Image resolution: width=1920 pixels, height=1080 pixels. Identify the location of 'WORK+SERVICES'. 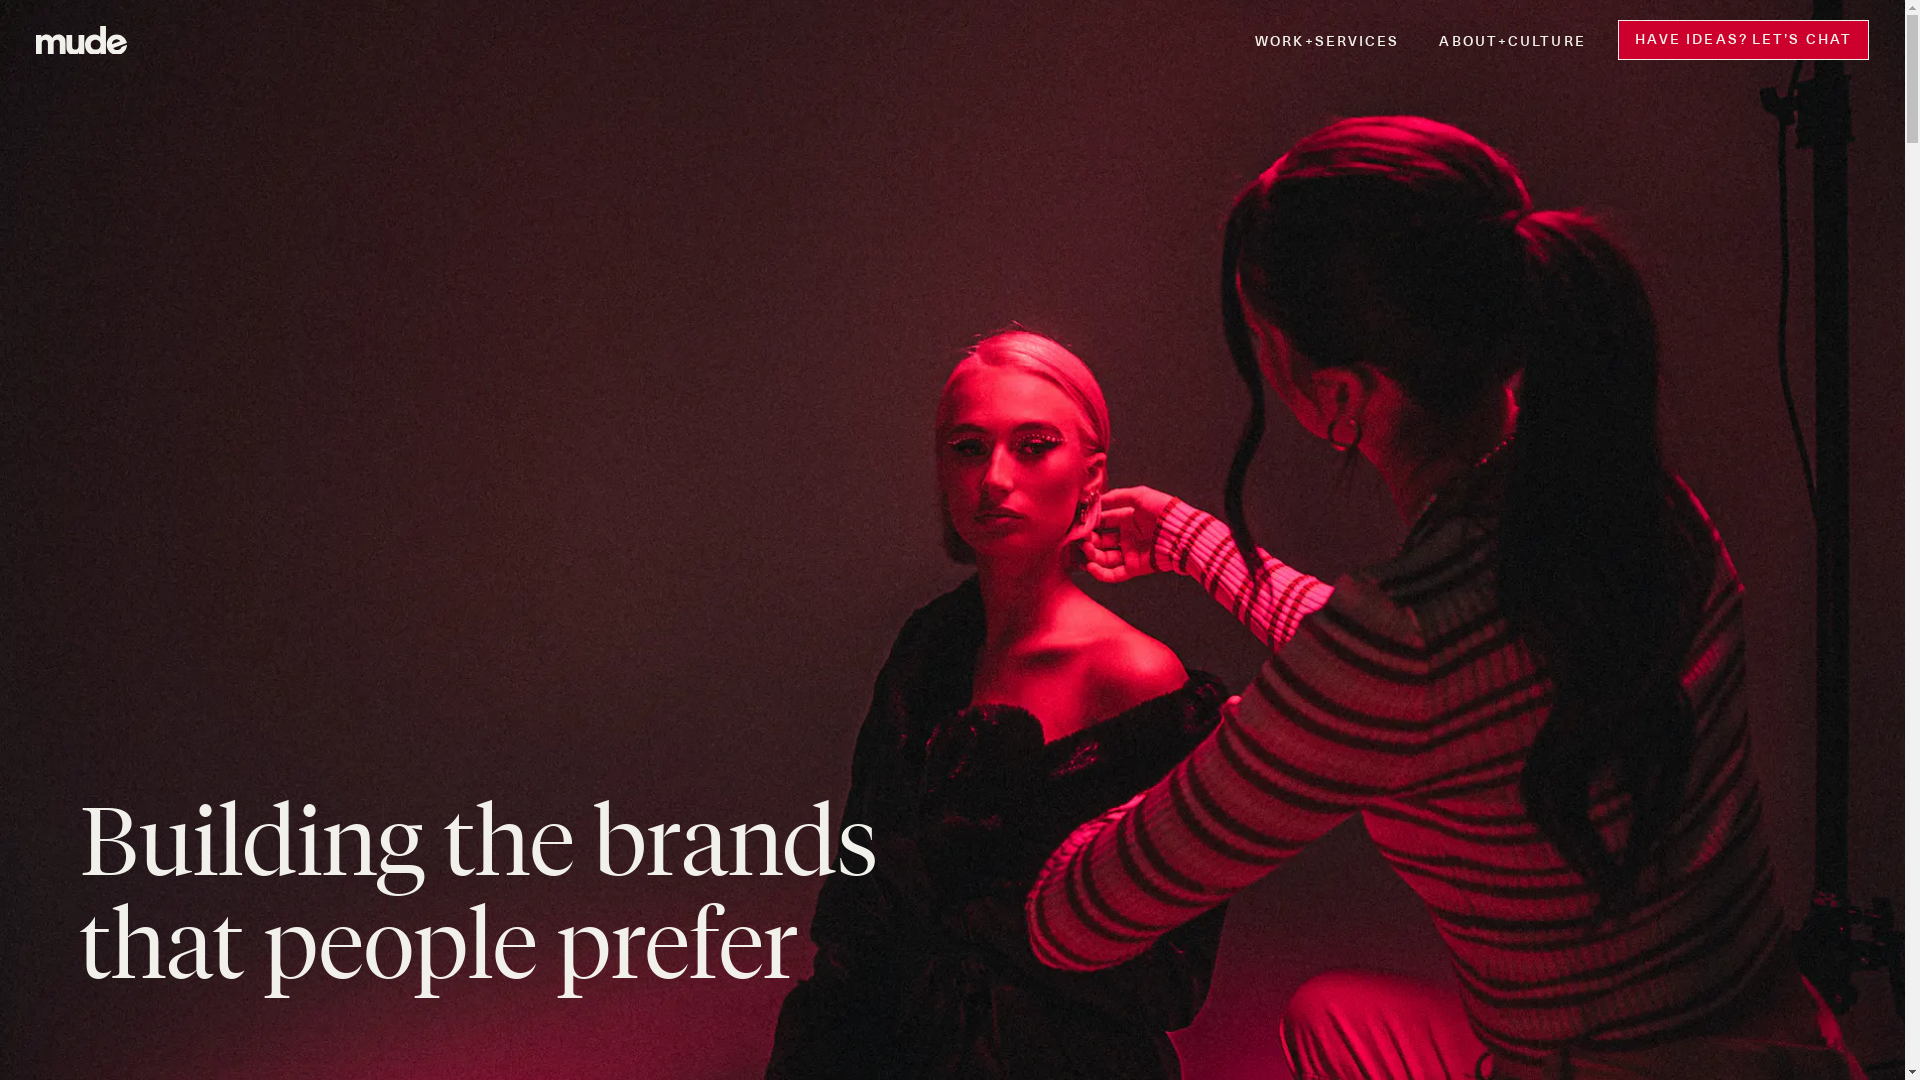
(1326, 39).